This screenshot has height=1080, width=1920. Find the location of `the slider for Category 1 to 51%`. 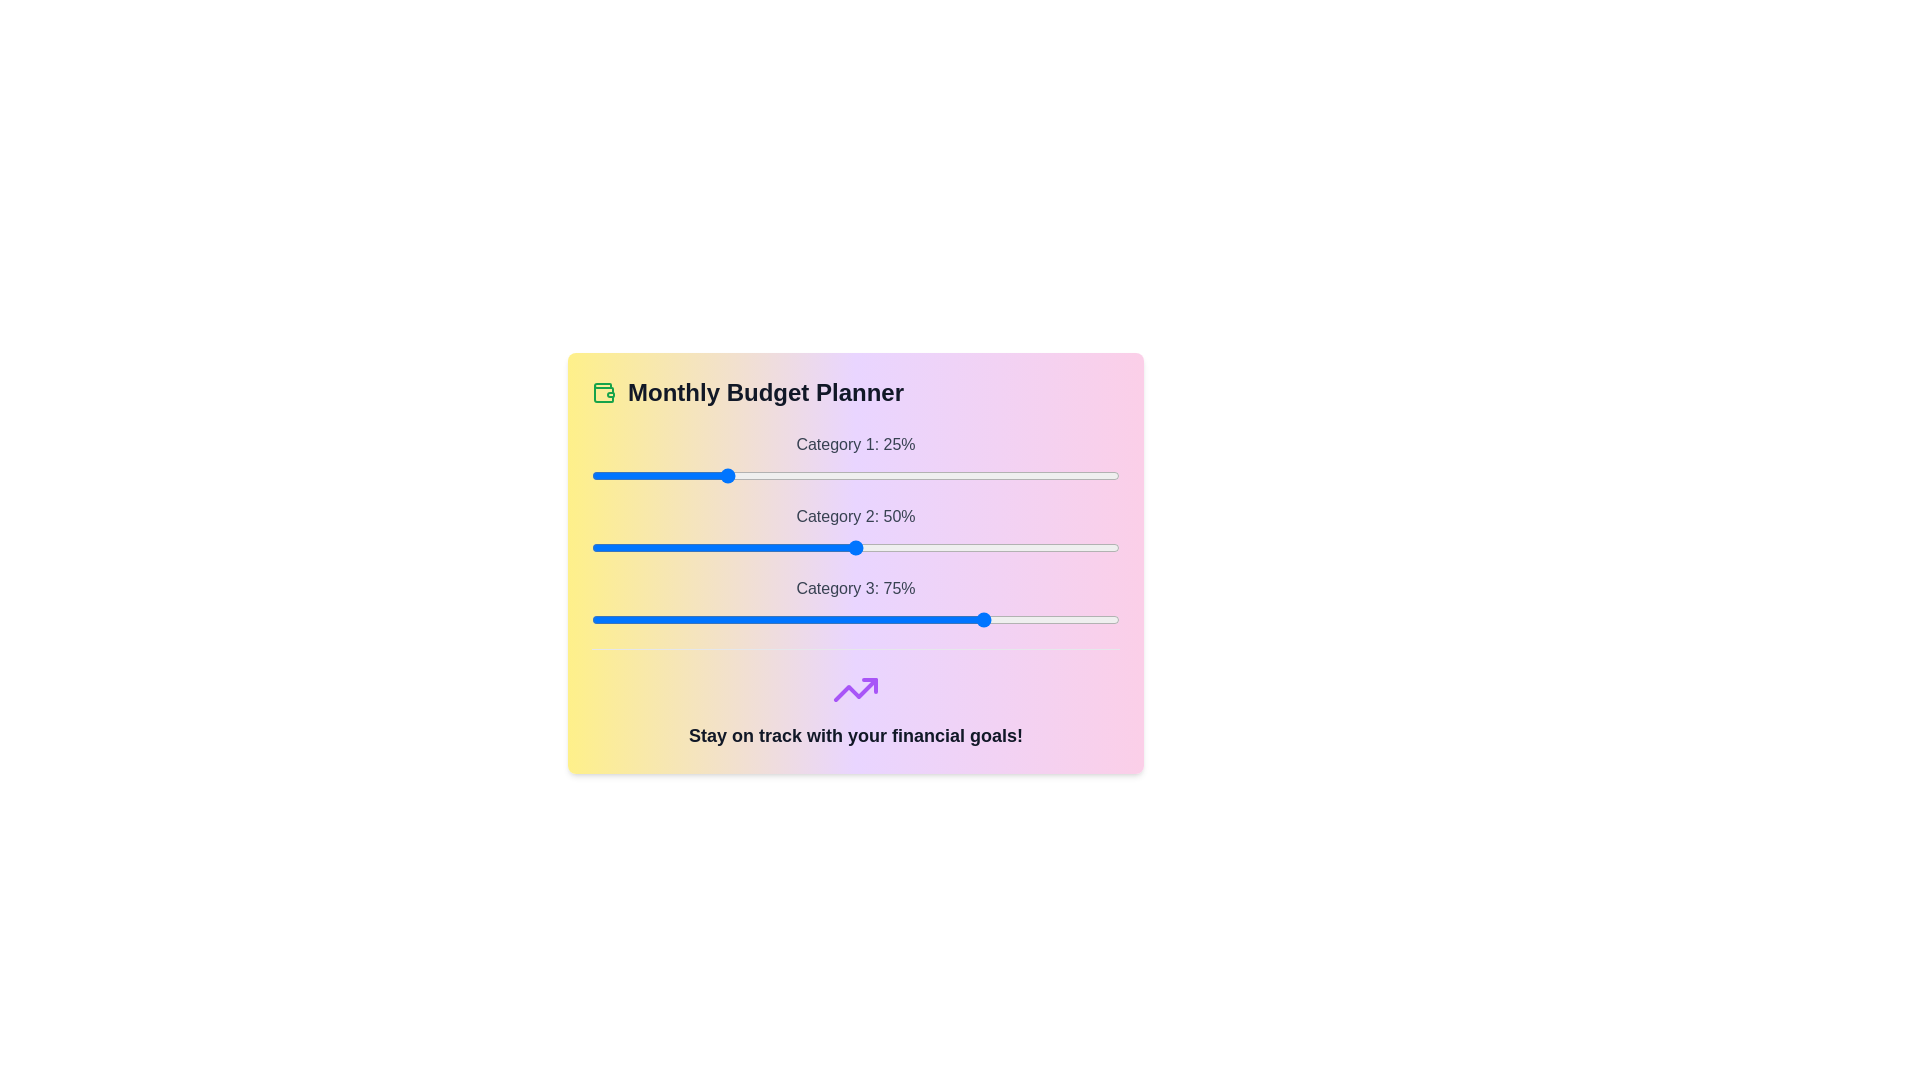

the slider for Category 1 to 51% is located at coordinates (861, 475).